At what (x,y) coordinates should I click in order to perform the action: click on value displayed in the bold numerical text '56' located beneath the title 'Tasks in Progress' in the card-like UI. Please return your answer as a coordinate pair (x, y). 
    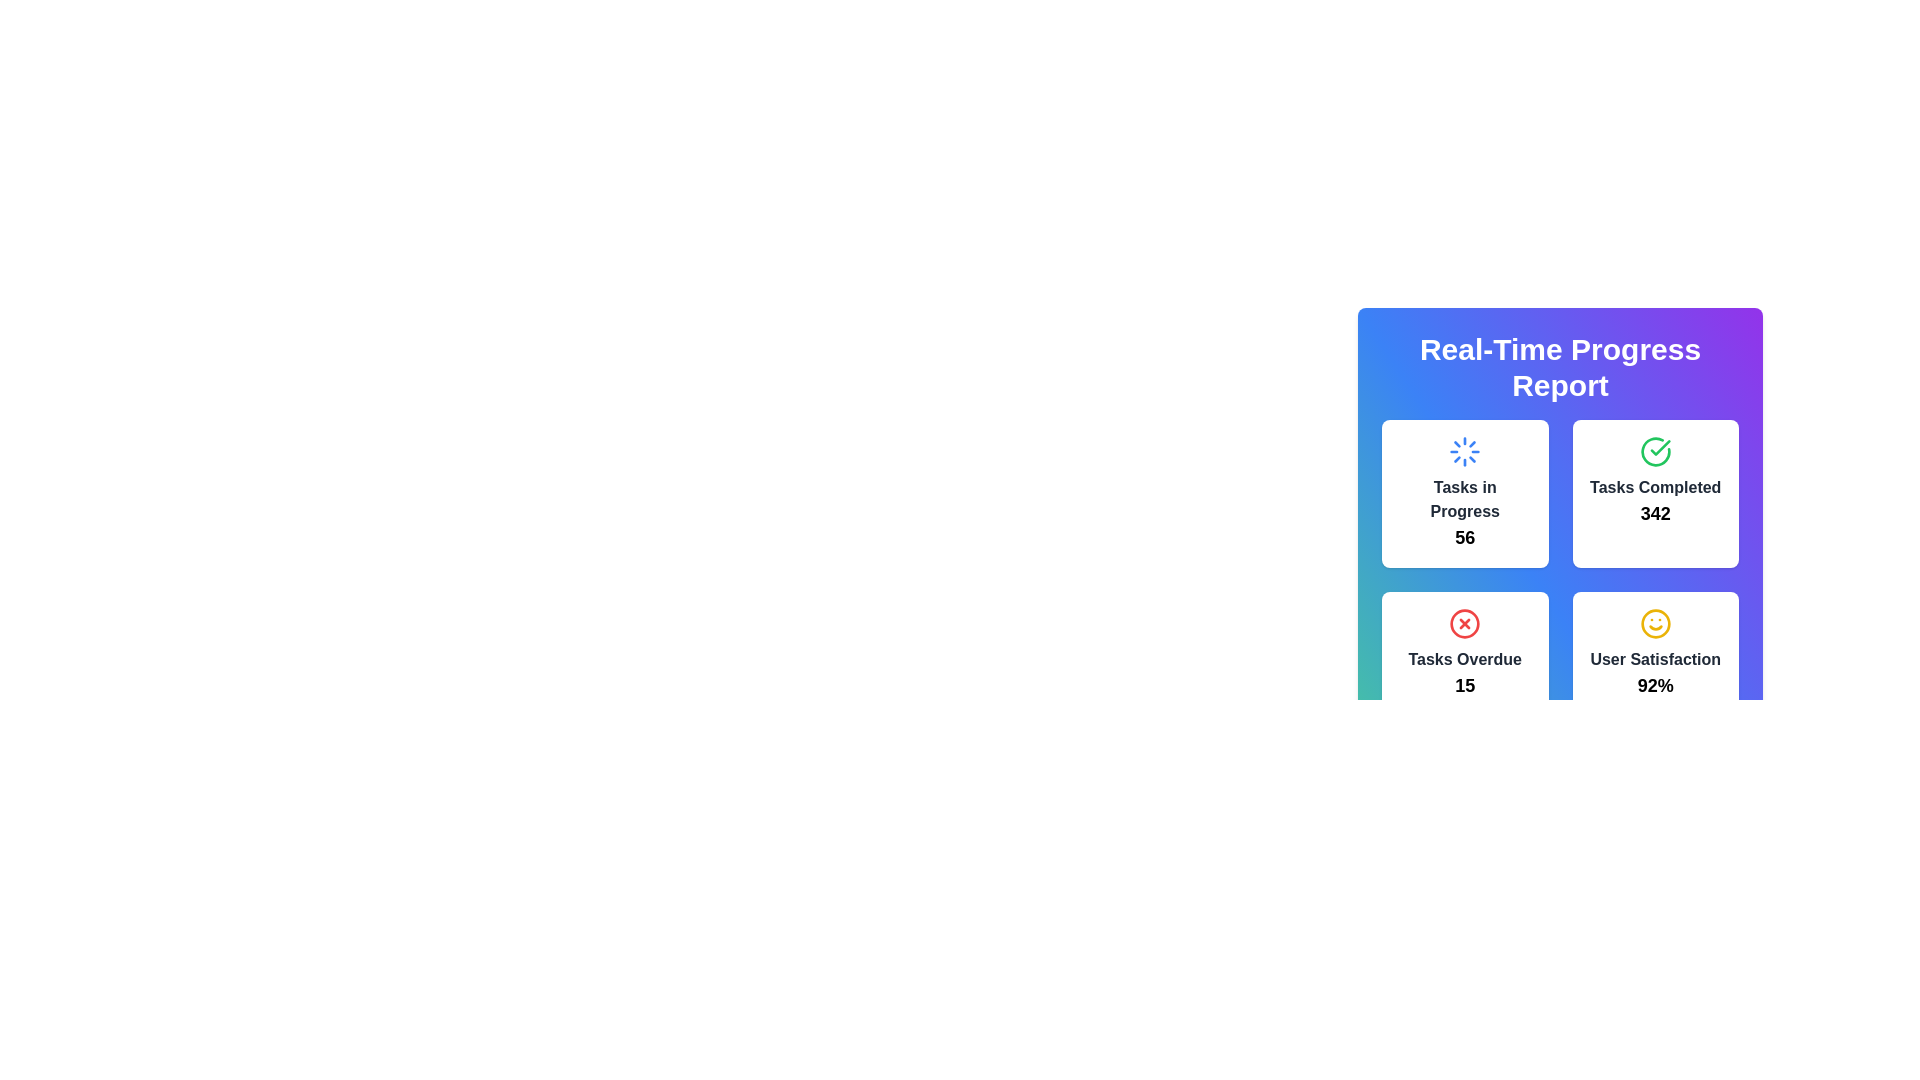
    Looking at the image, I should click on (1465, 536).